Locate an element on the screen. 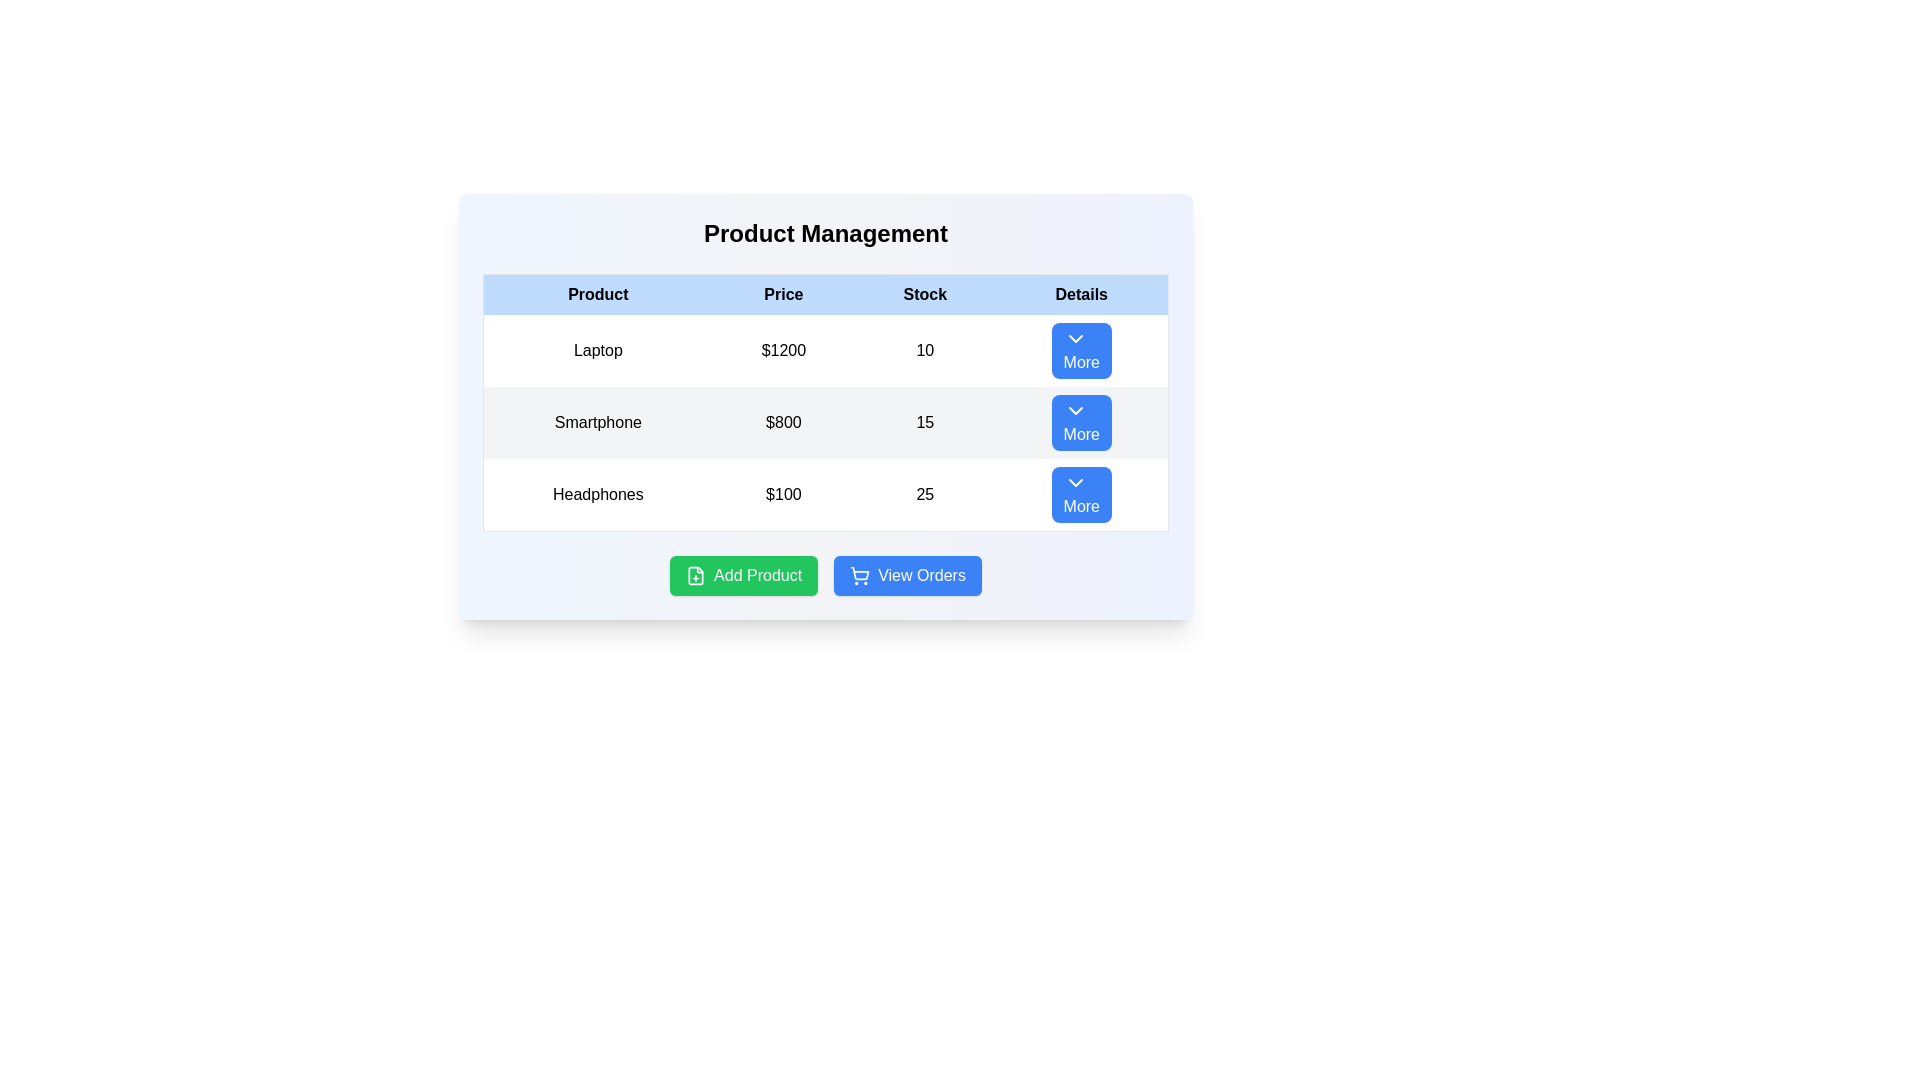 The height and width of the screenshot is (1080, 1920). the second row of the product table, which contains information about the smartphone including its price and stock is located at coordinates (825, 422).